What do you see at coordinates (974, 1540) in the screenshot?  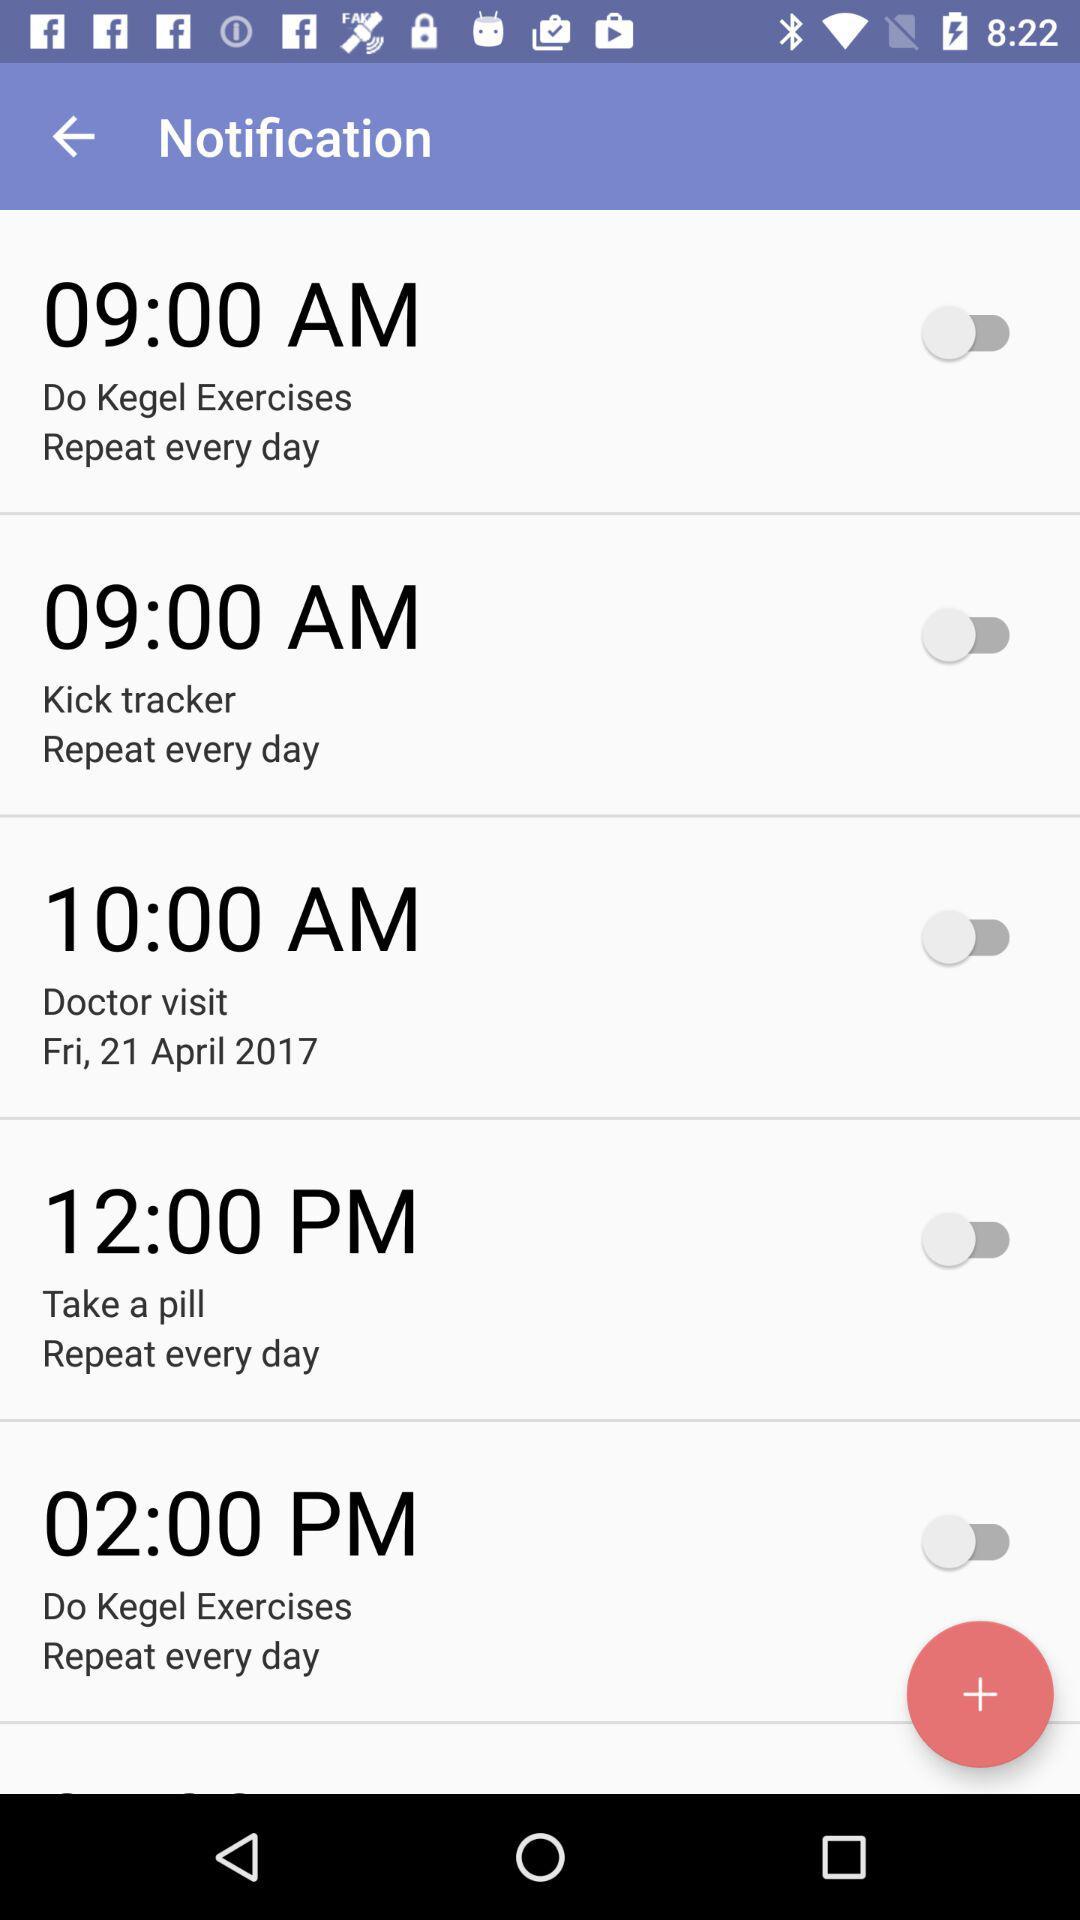 I see `the last enable option` at bounding box center [974, 1540].